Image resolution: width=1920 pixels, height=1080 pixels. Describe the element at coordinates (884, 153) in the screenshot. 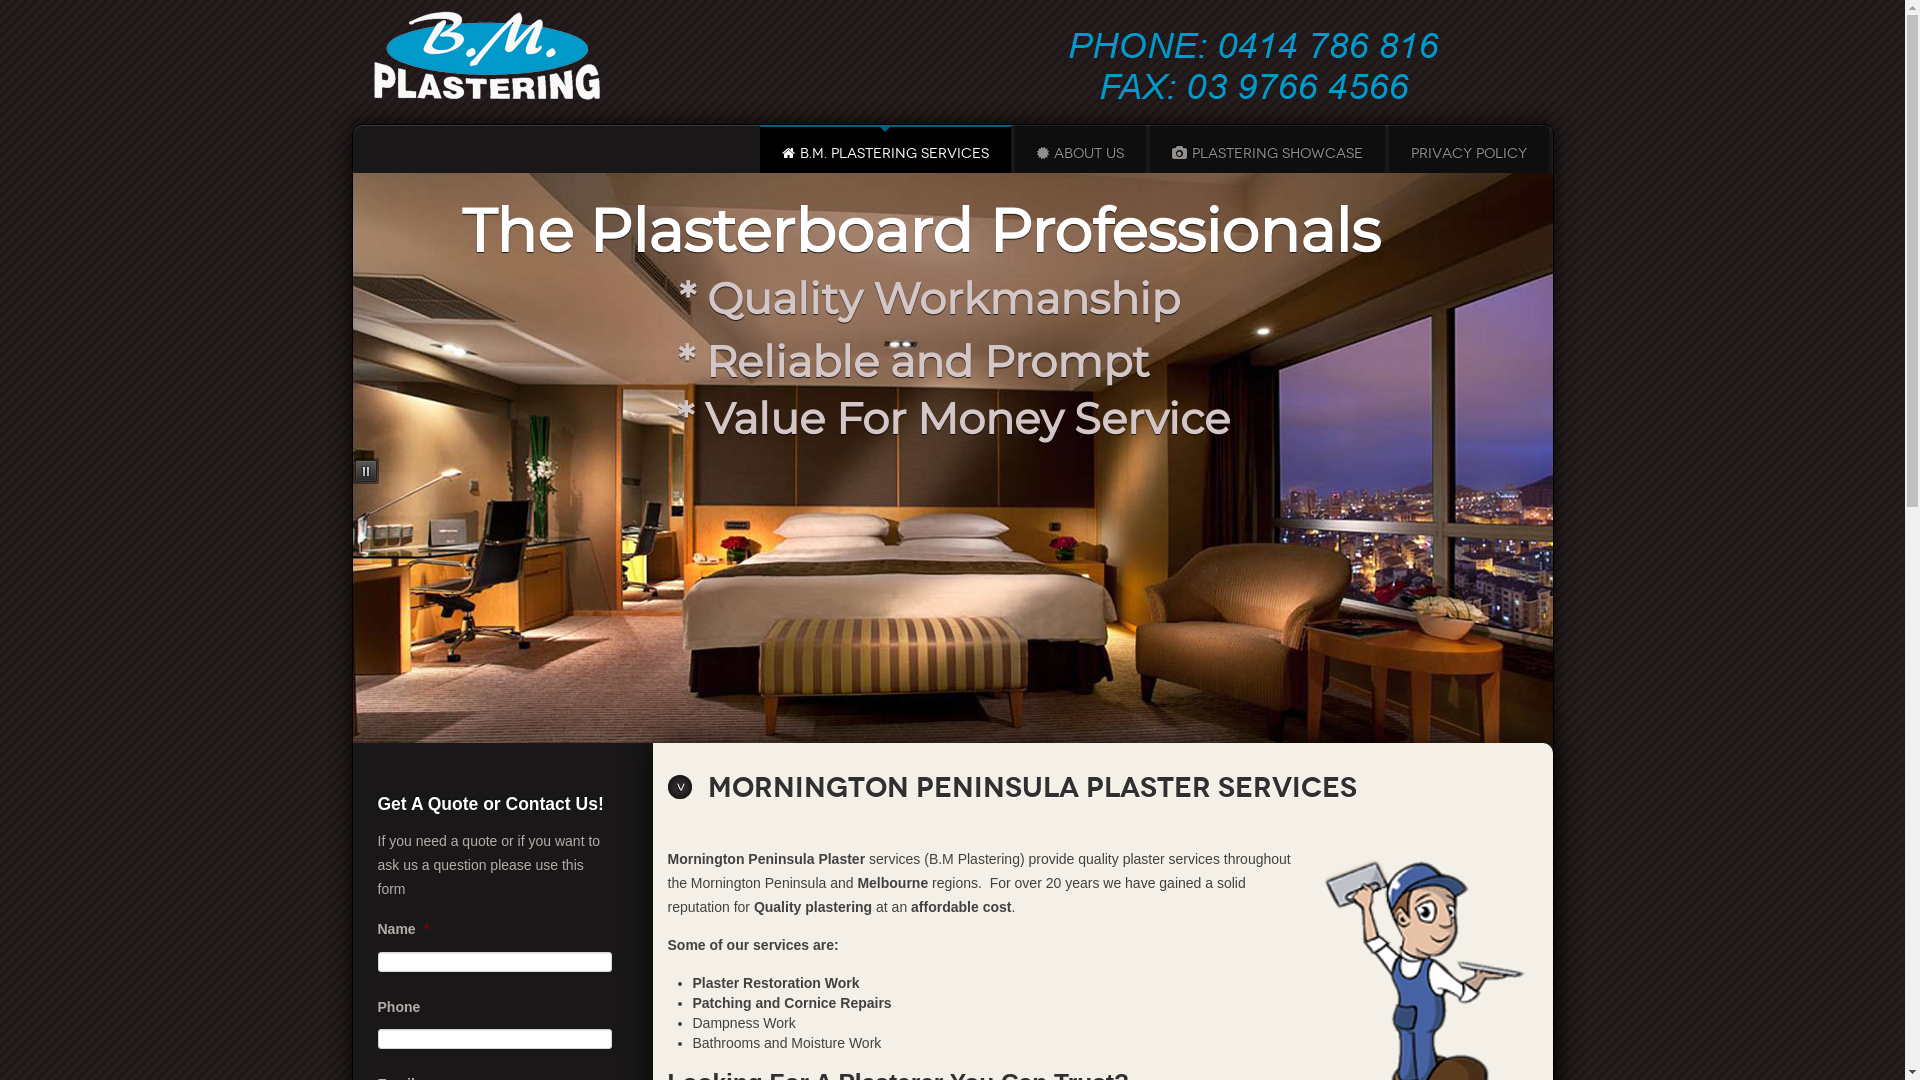

I see `'B.M. PLASTERING SERVICES'` at that location.